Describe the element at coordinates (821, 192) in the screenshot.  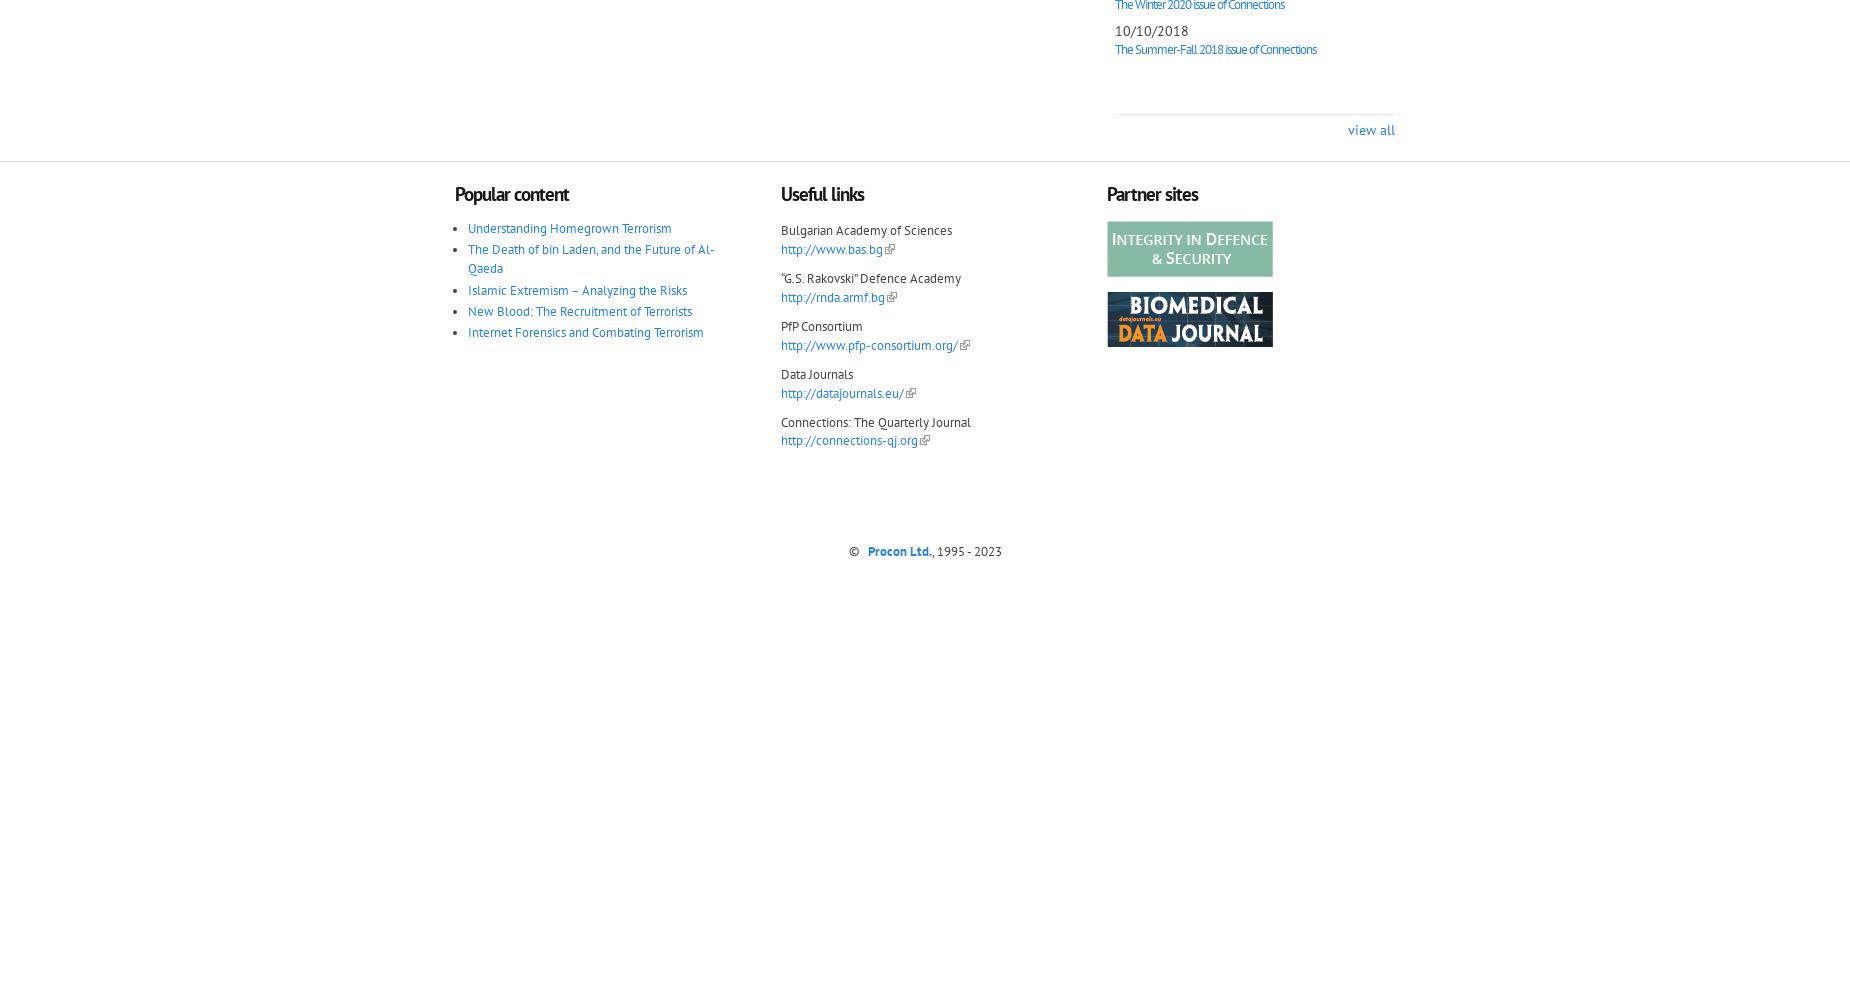
I see `'Useful links'` at that location.